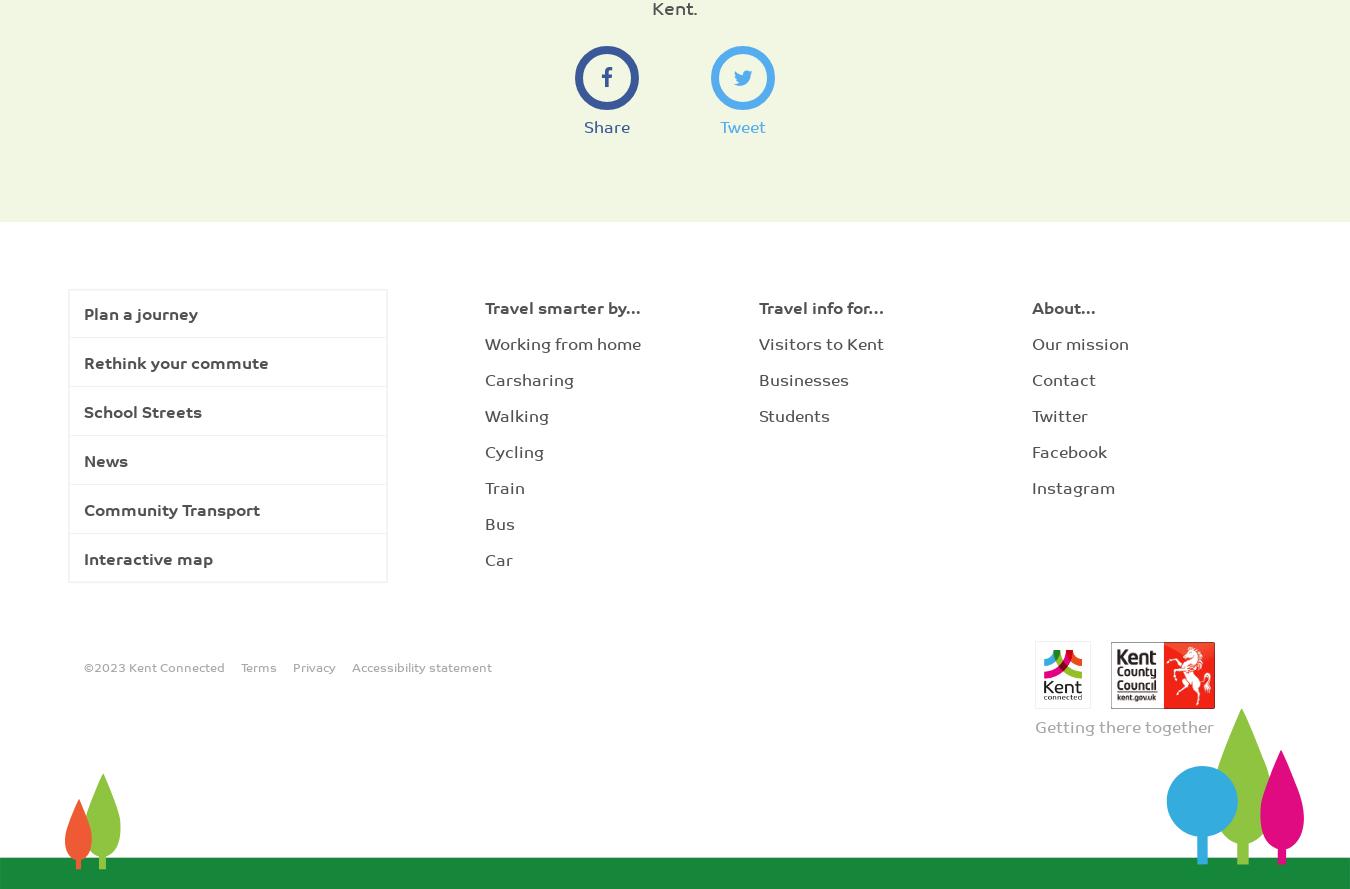  I want to click on 'Community Transport', so click(82, 509).